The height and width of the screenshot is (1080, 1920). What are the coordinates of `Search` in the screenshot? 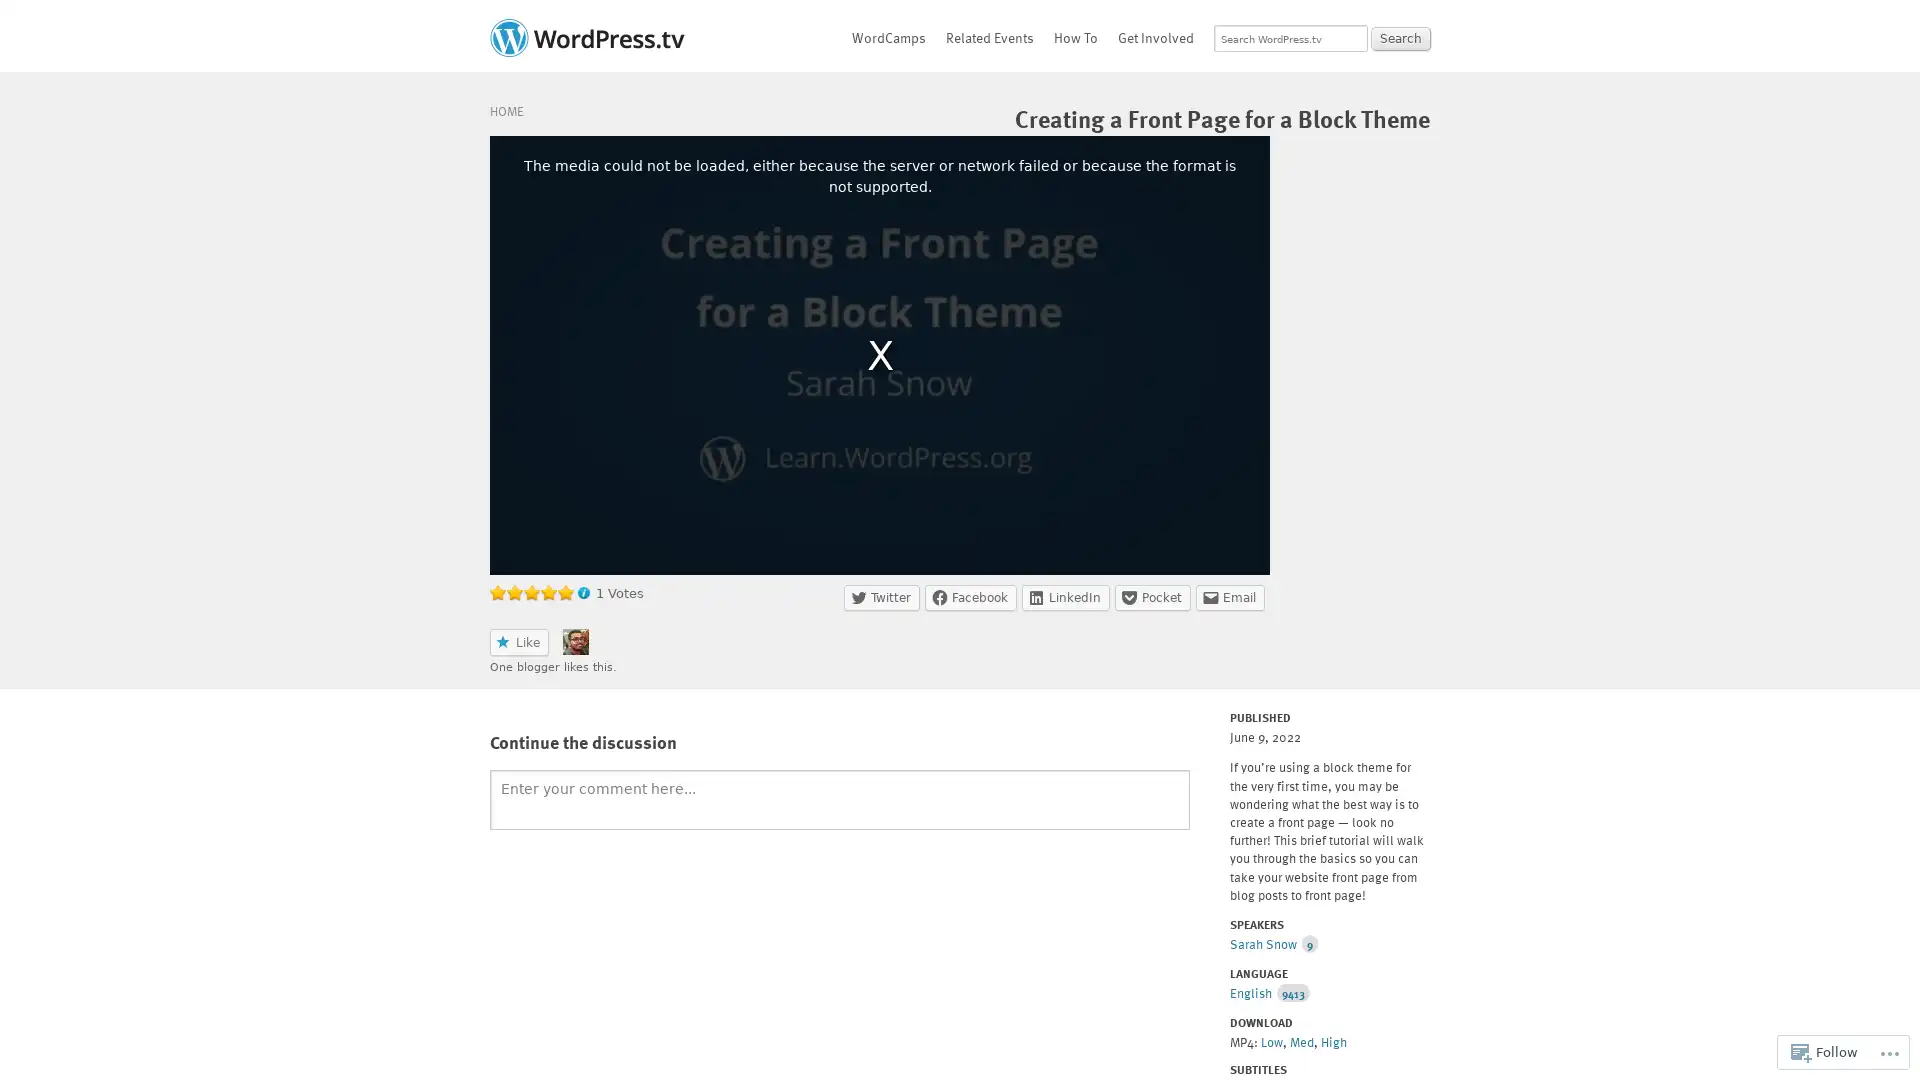 It's located at (1400, 38).